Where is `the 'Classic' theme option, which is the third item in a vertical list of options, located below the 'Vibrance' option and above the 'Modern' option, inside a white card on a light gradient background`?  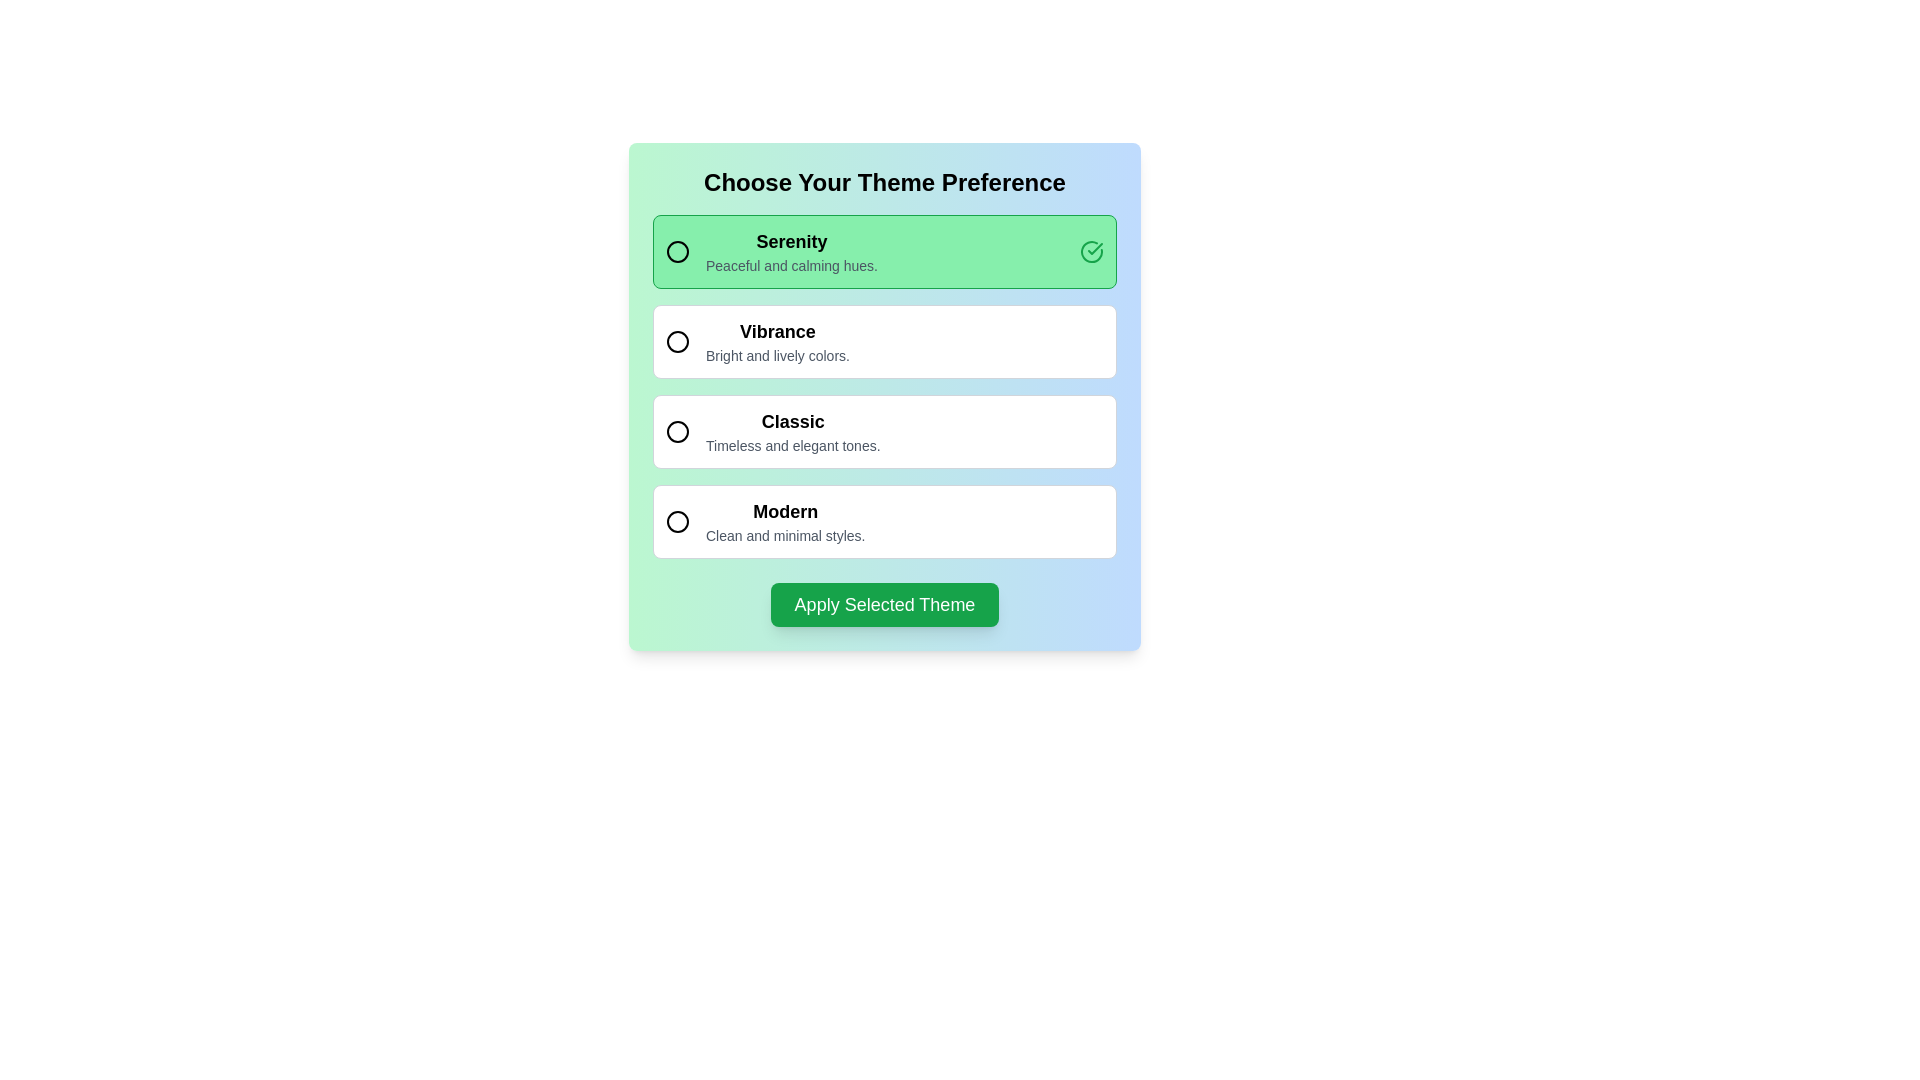
the 'Classic' theme option, which is the third item in a vertical list of options, located below the 'Vibrance' option and above the 'Modern' option, inside a white card on a light gradient background is located at coordinates (792, 431).